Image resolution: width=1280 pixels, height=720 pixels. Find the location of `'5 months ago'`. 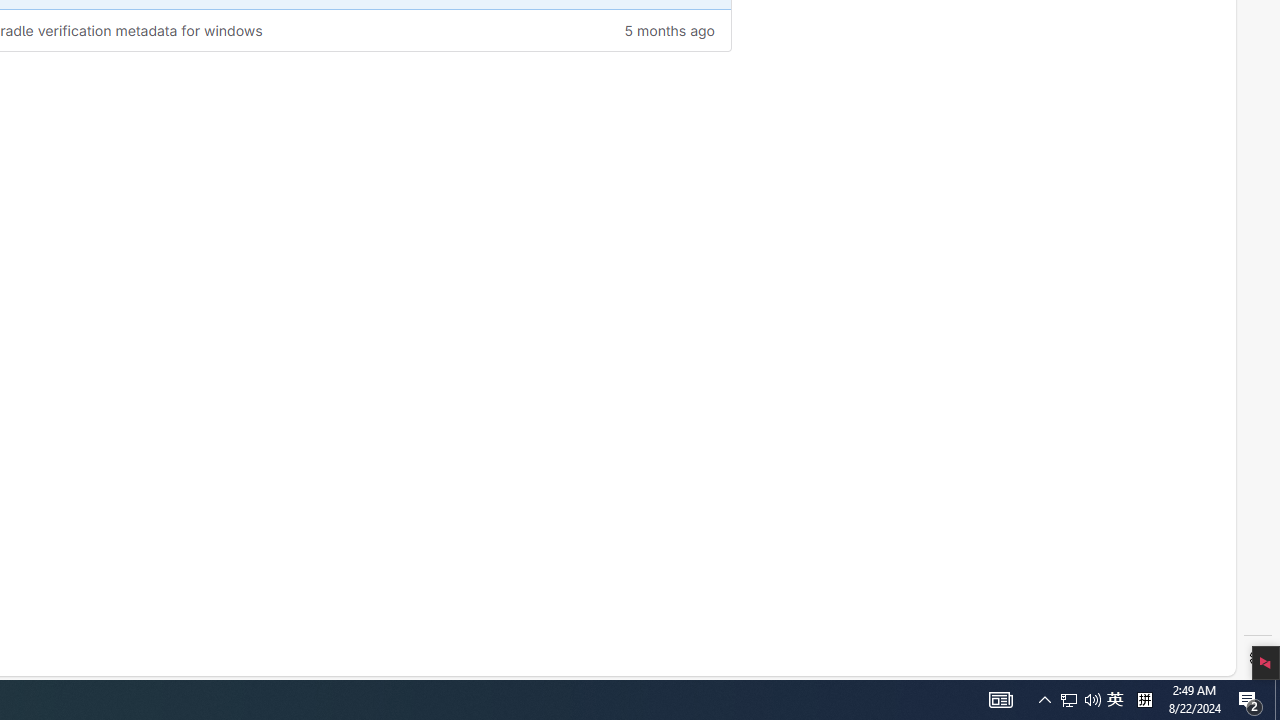

'5 months ago' is located at coordinates (612, 30).